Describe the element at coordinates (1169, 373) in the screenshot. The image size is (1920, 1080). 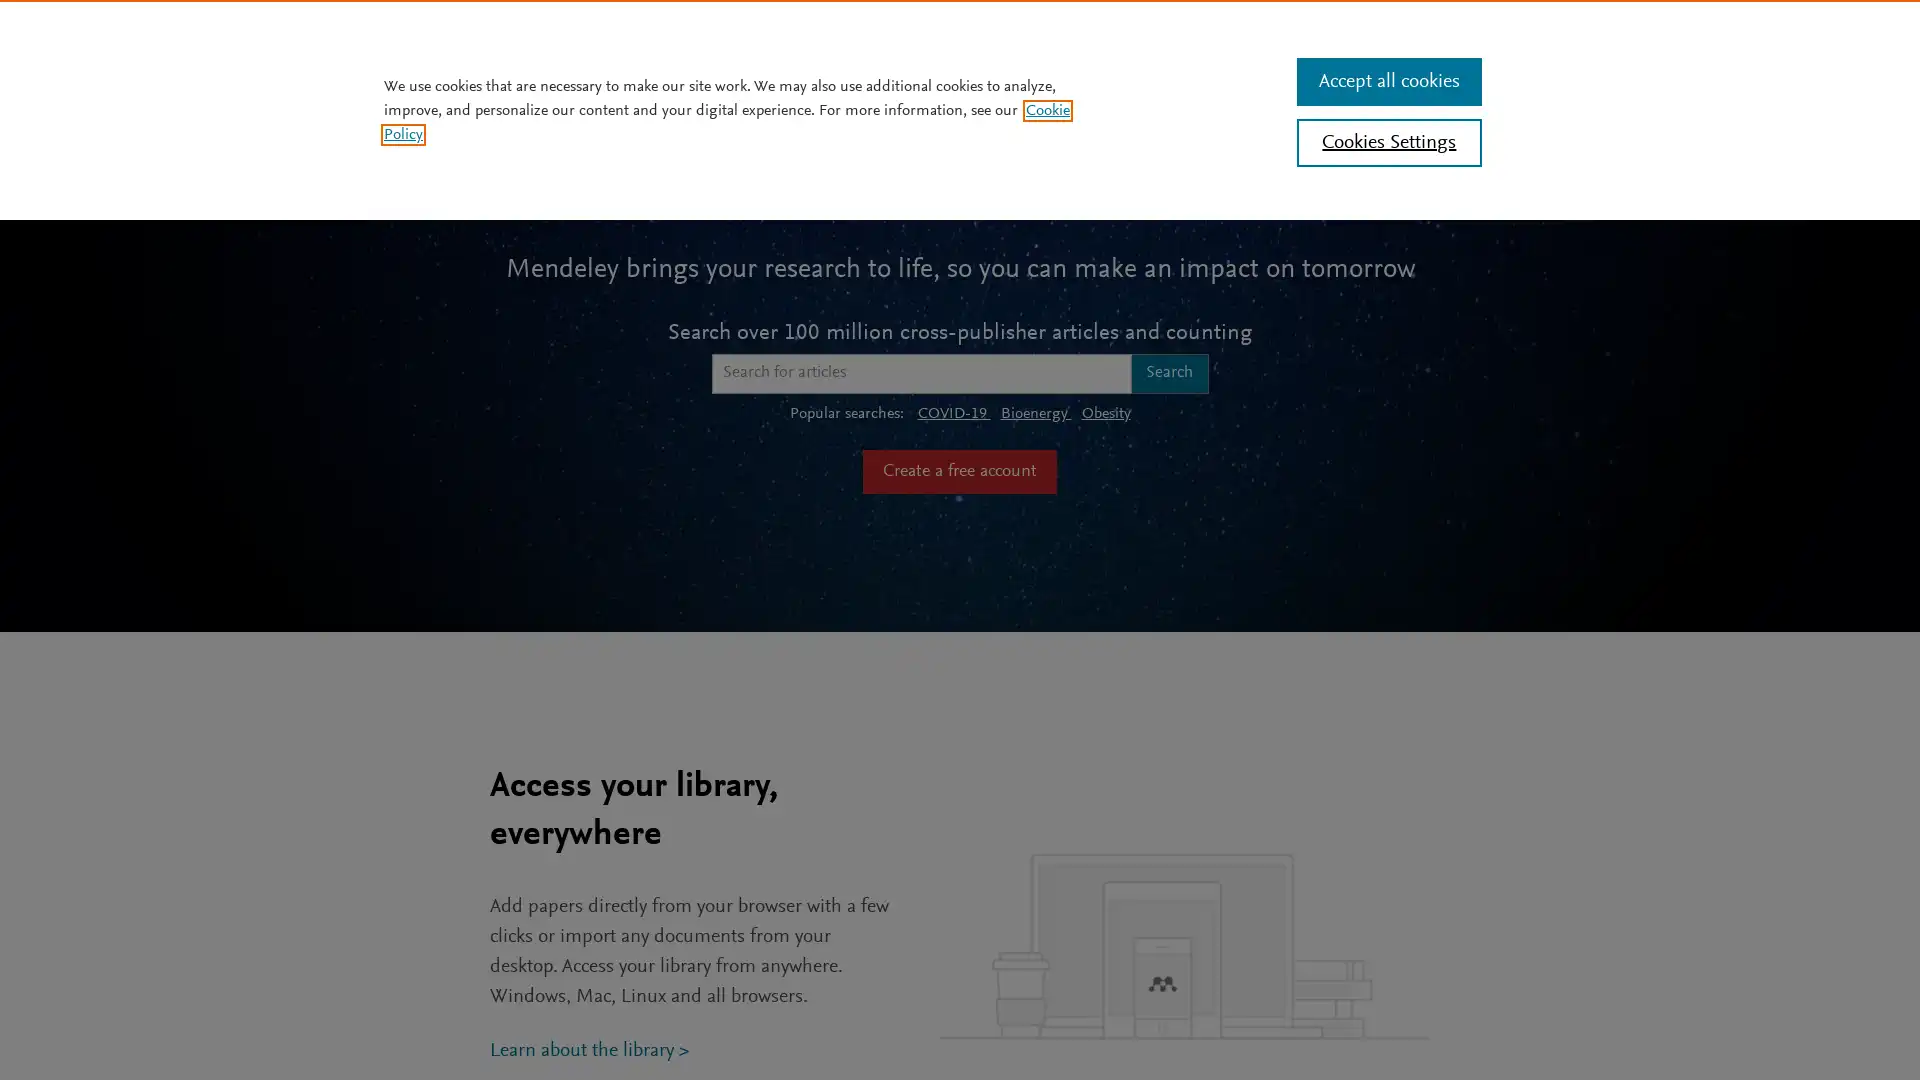
I see `Search` at that location.